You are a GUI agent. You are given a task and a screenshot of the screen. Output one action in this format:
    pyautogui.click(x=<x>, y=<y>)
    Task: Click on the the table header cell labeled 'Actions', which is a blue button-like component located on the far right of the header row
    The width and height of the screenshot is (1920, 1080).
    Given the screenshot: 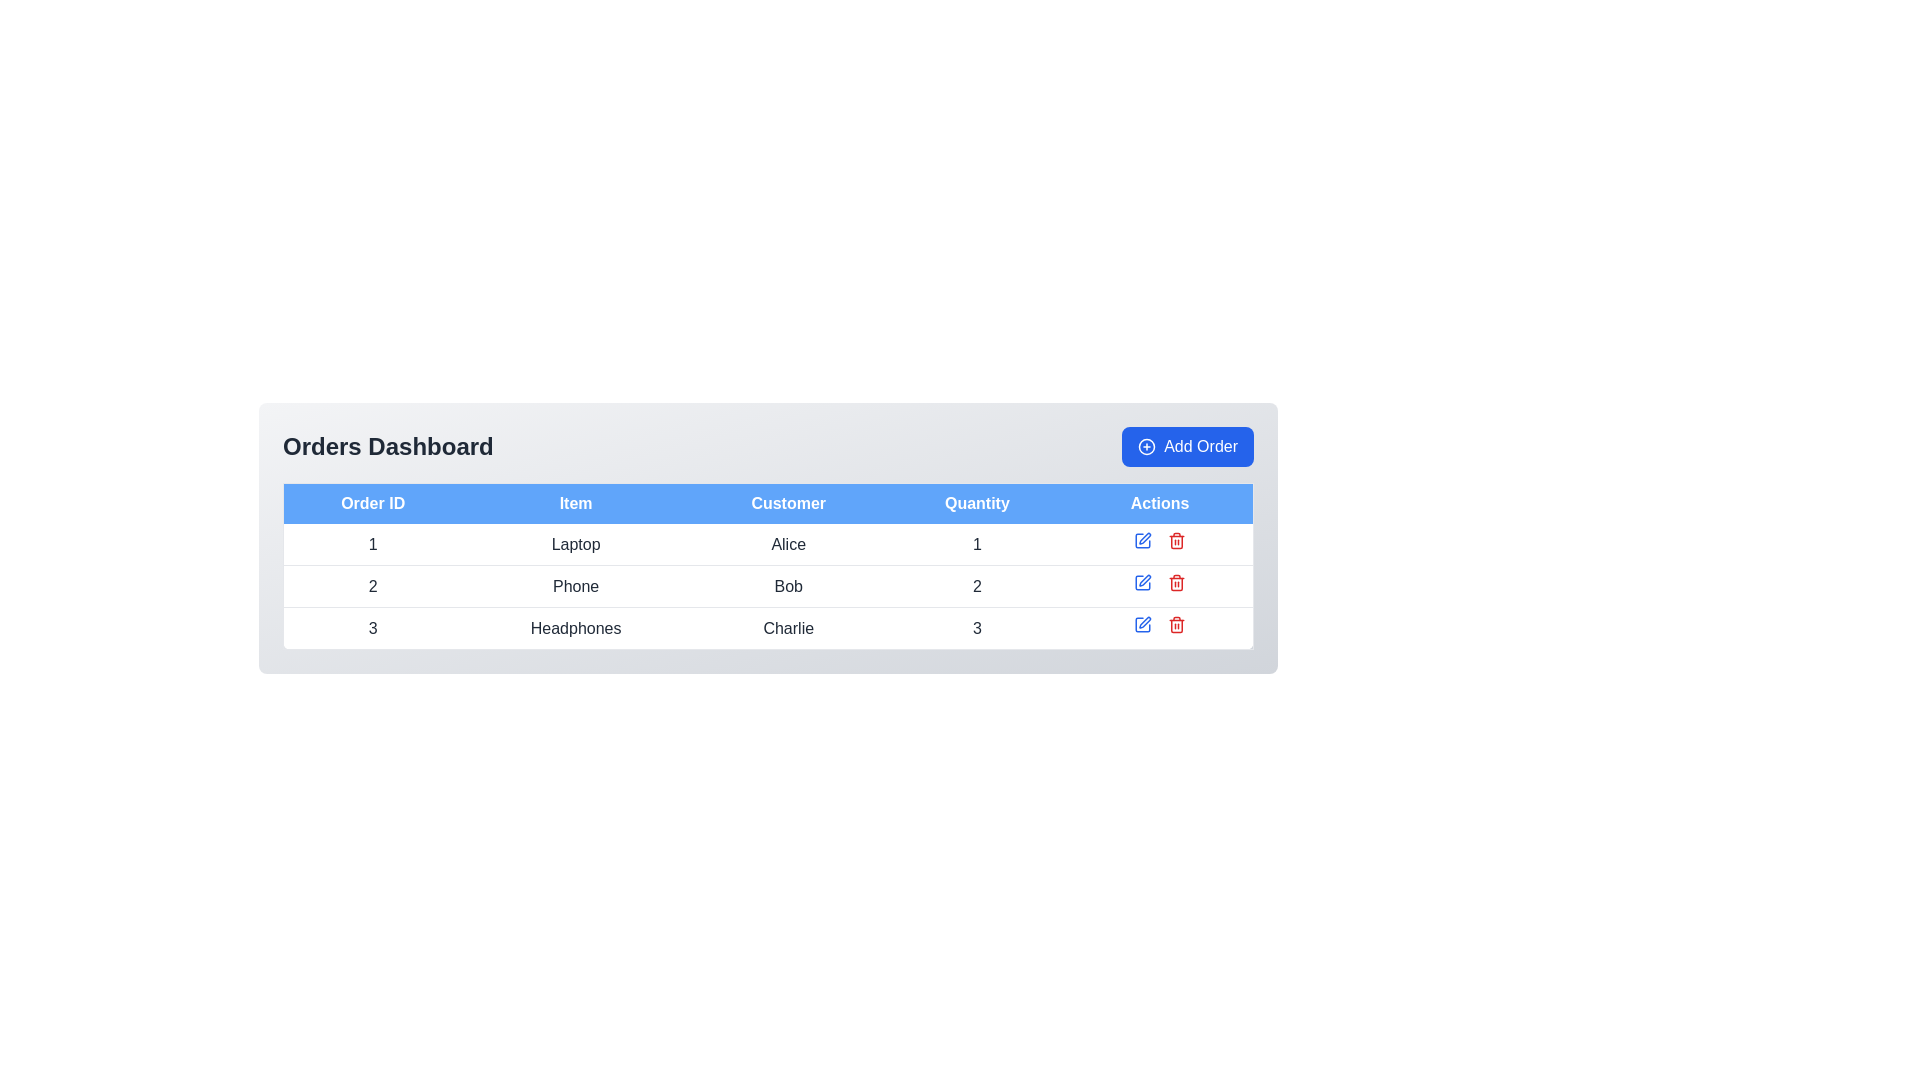 What is the action you would take?
    pyautogui.click(x=1160, y=502)
    